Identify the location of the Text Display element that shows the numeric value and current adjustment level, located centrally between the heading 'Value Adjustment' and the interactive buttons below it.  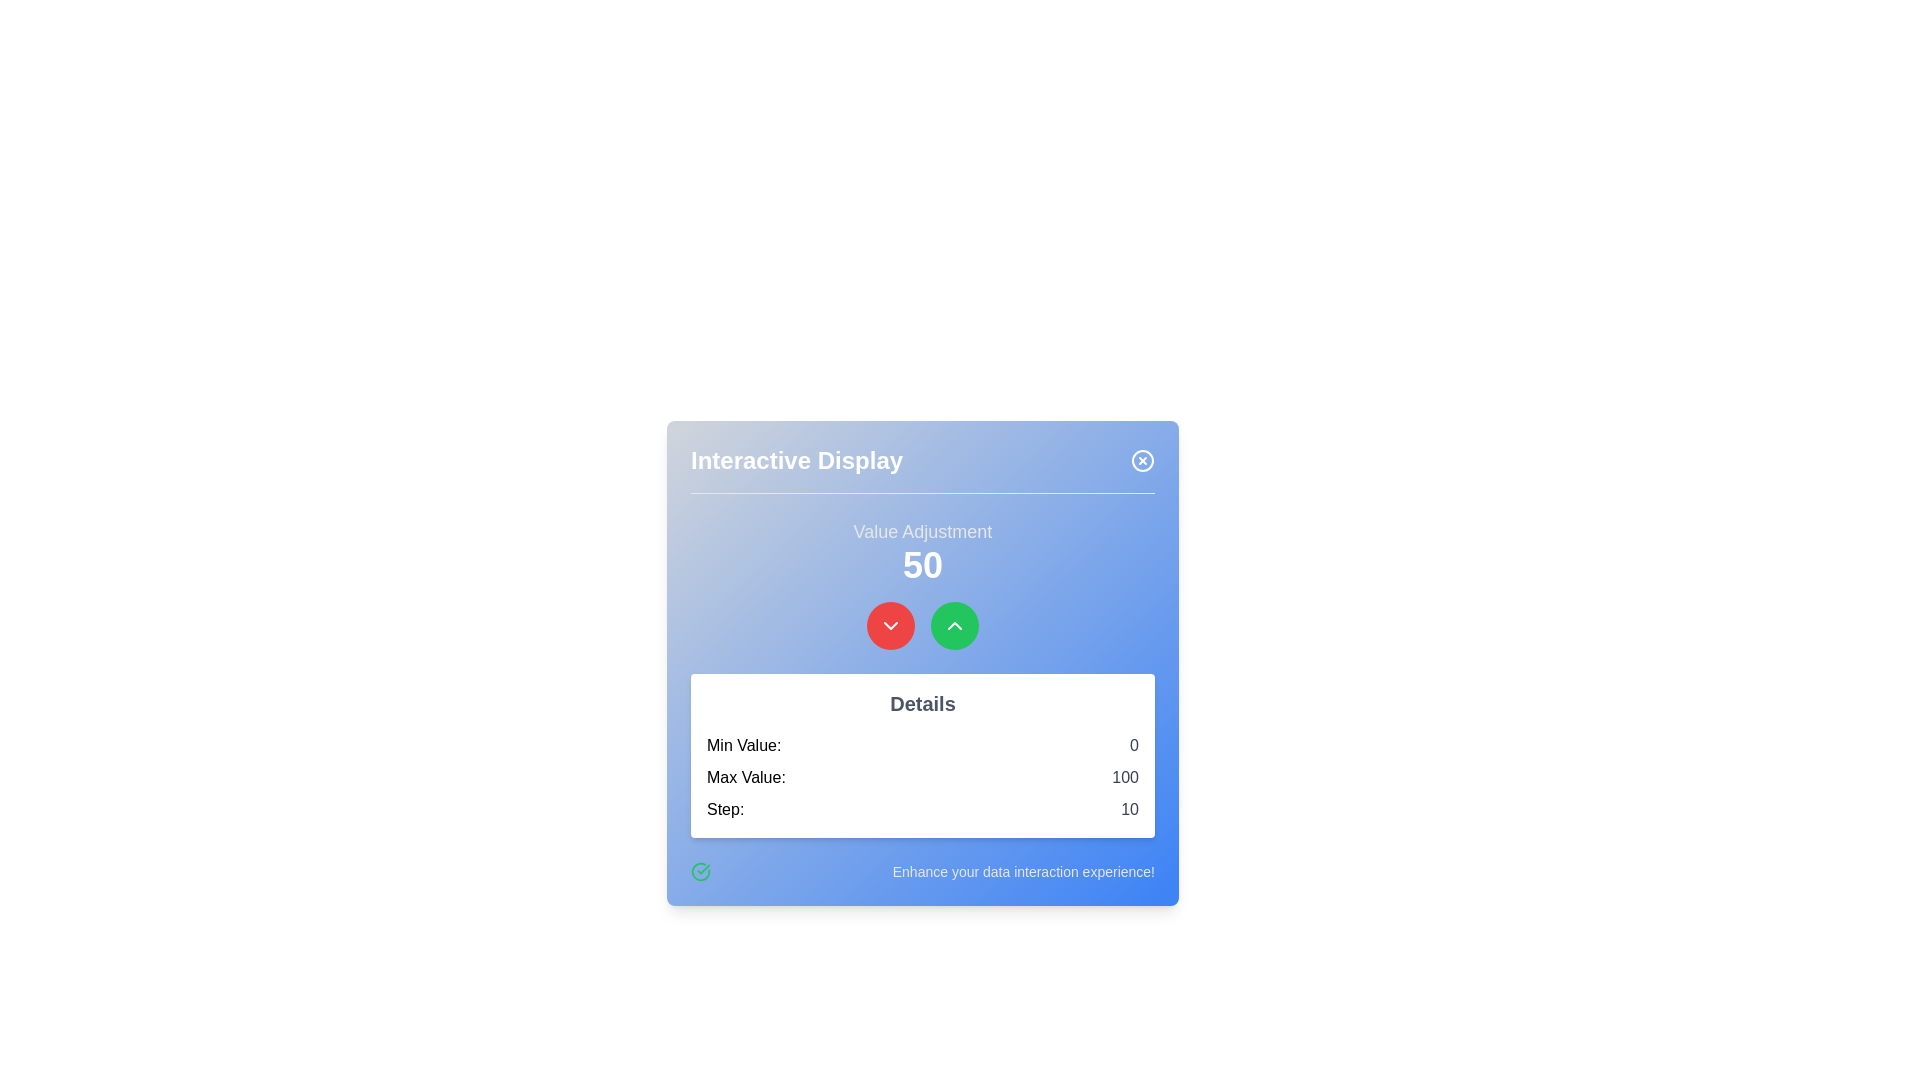
(921, 566).